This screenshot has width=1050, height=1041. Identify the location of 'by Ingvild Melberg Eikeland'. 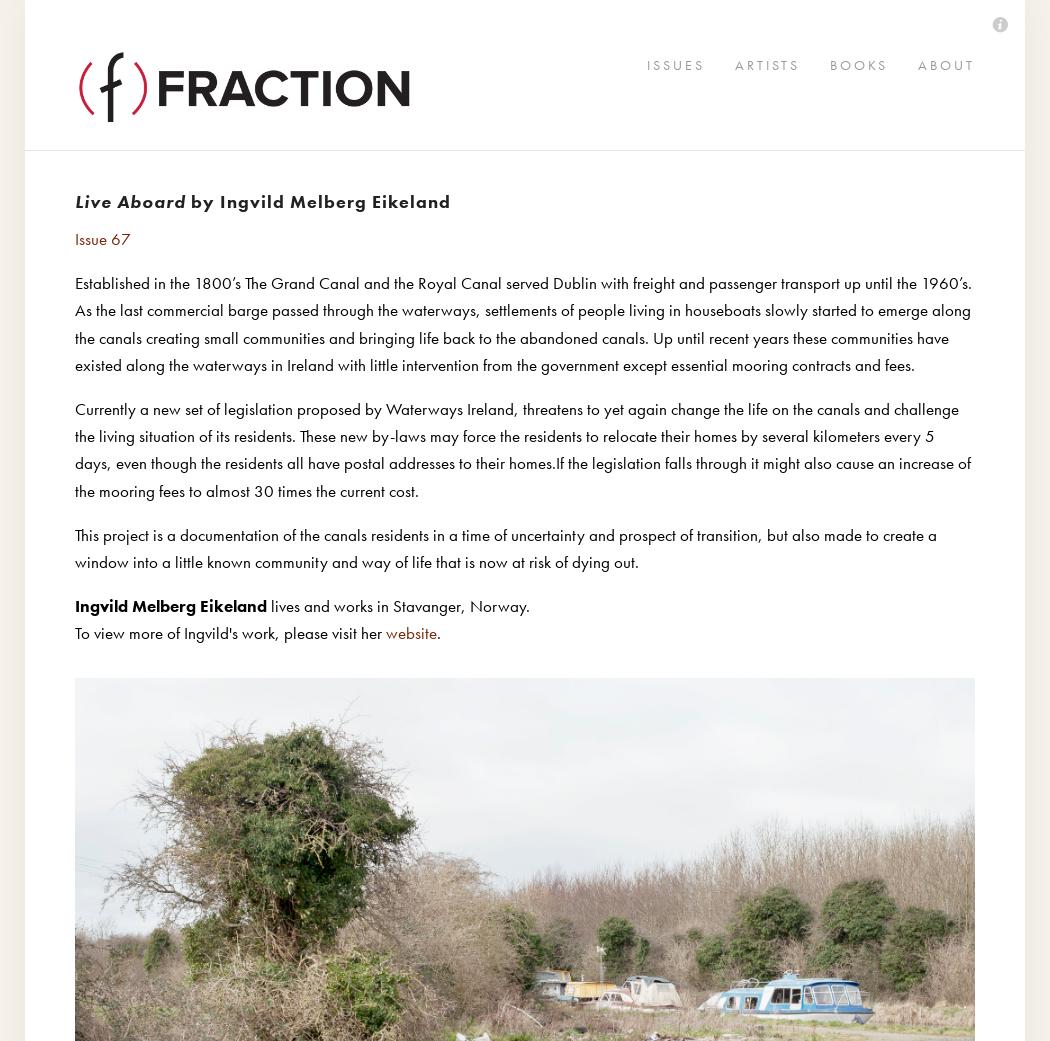
(185, 201).